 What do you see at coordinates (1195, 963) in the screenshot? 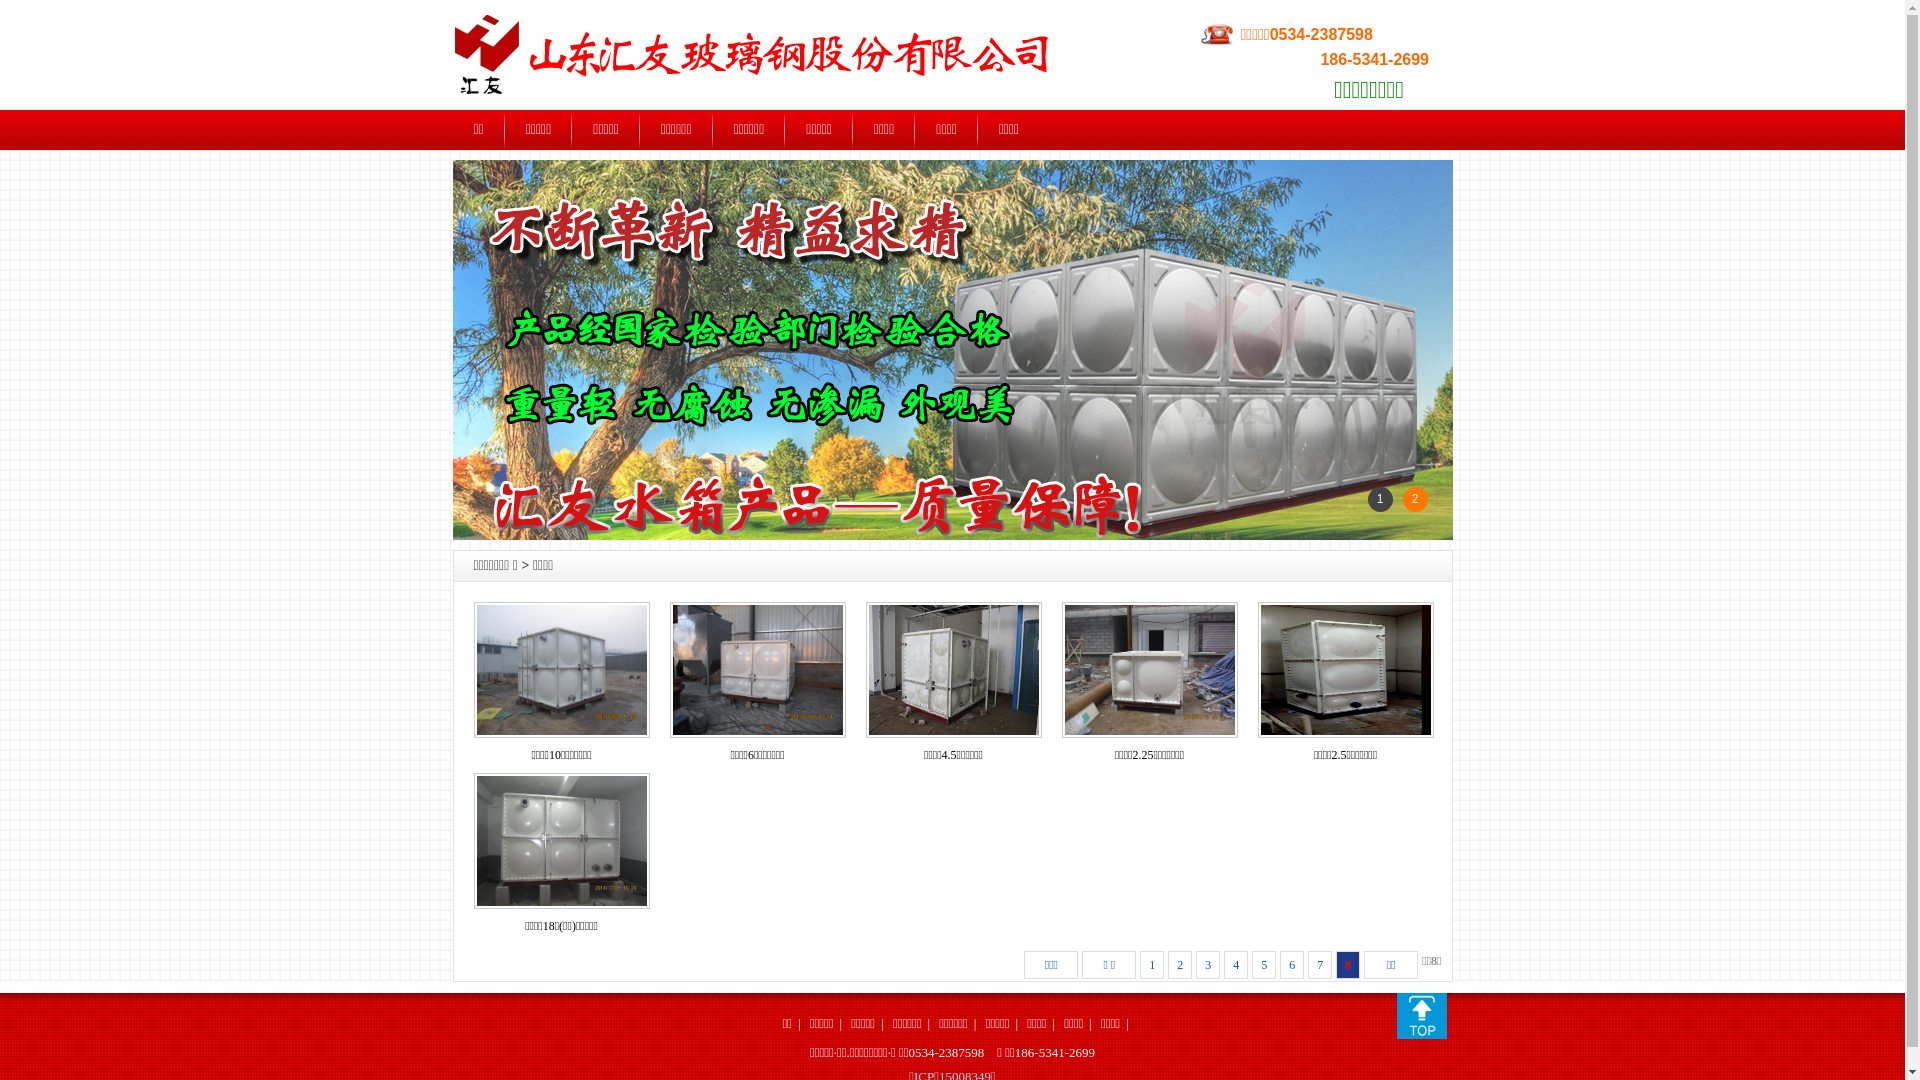
I see `'3'` at bounding box center [1195, 963].